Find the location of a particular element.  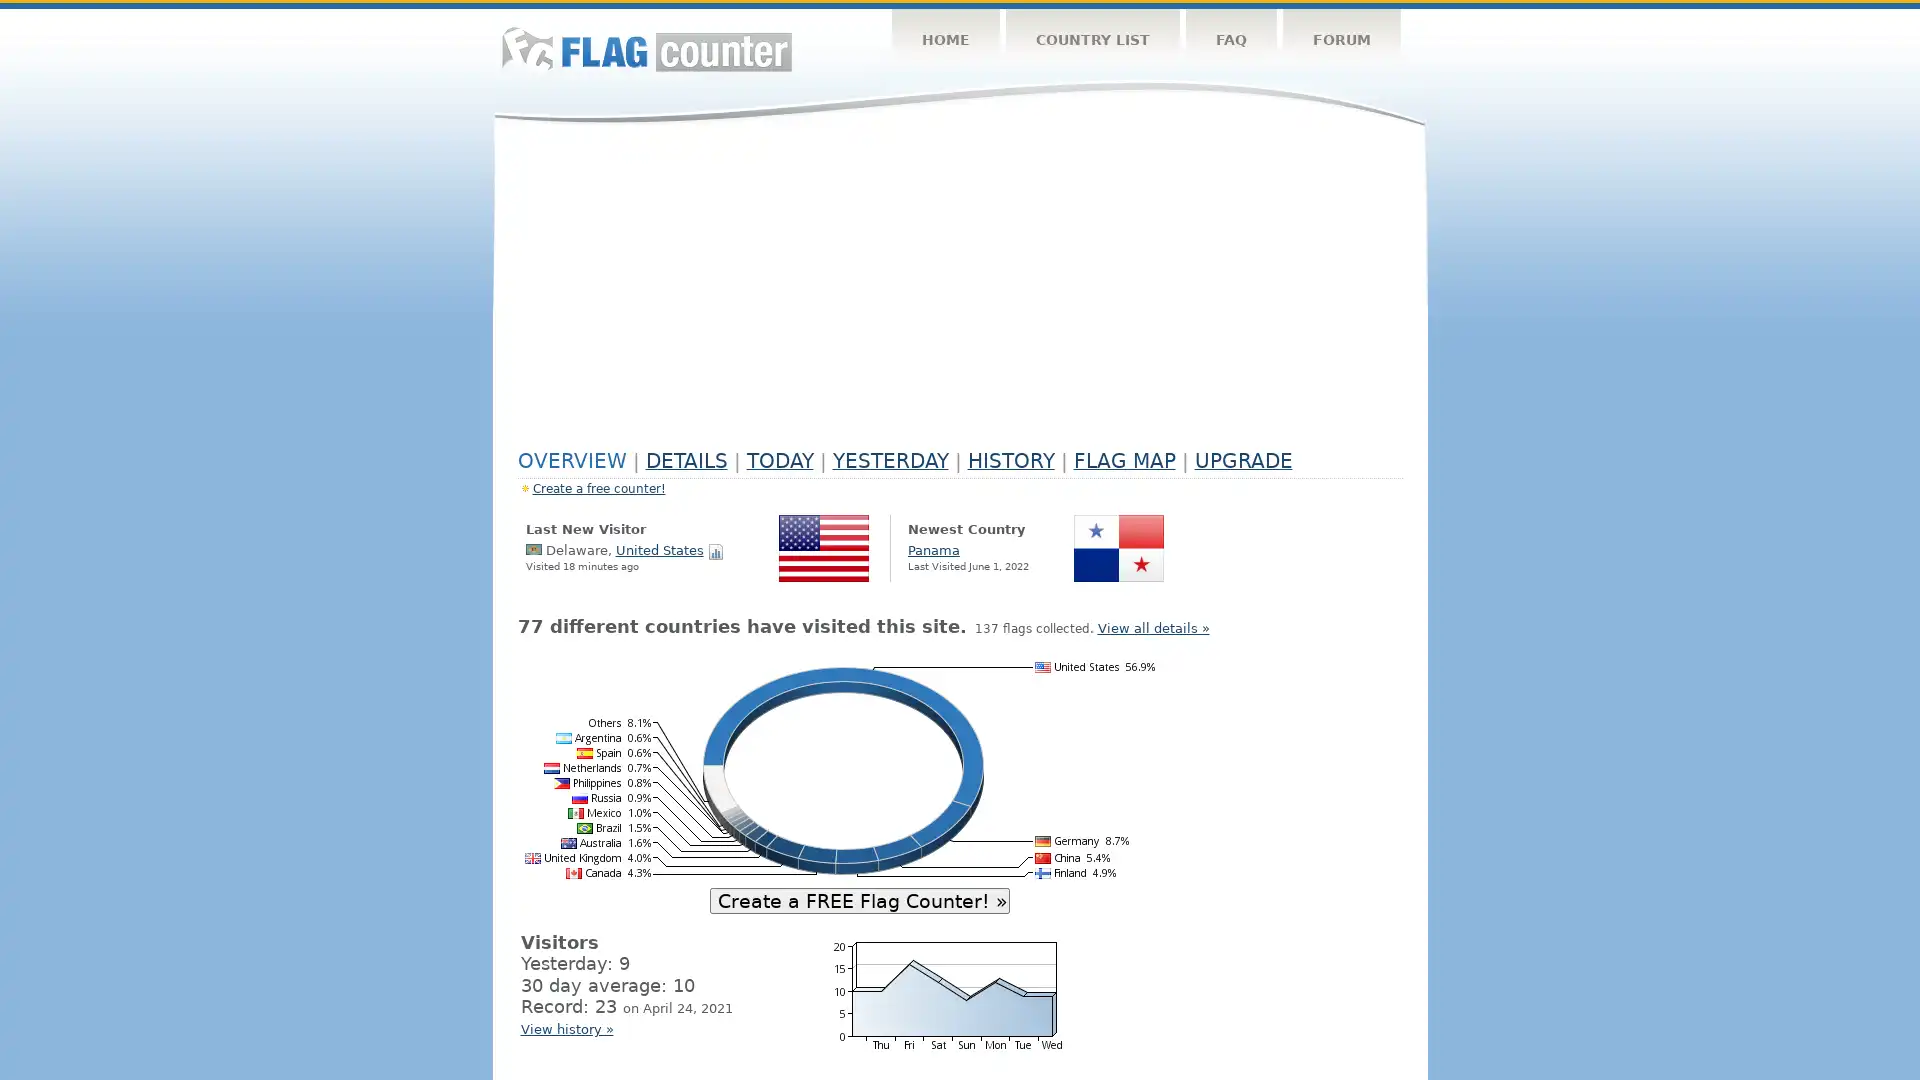

Create a FREE Flag Counter! is located at coordinates (859, 898).